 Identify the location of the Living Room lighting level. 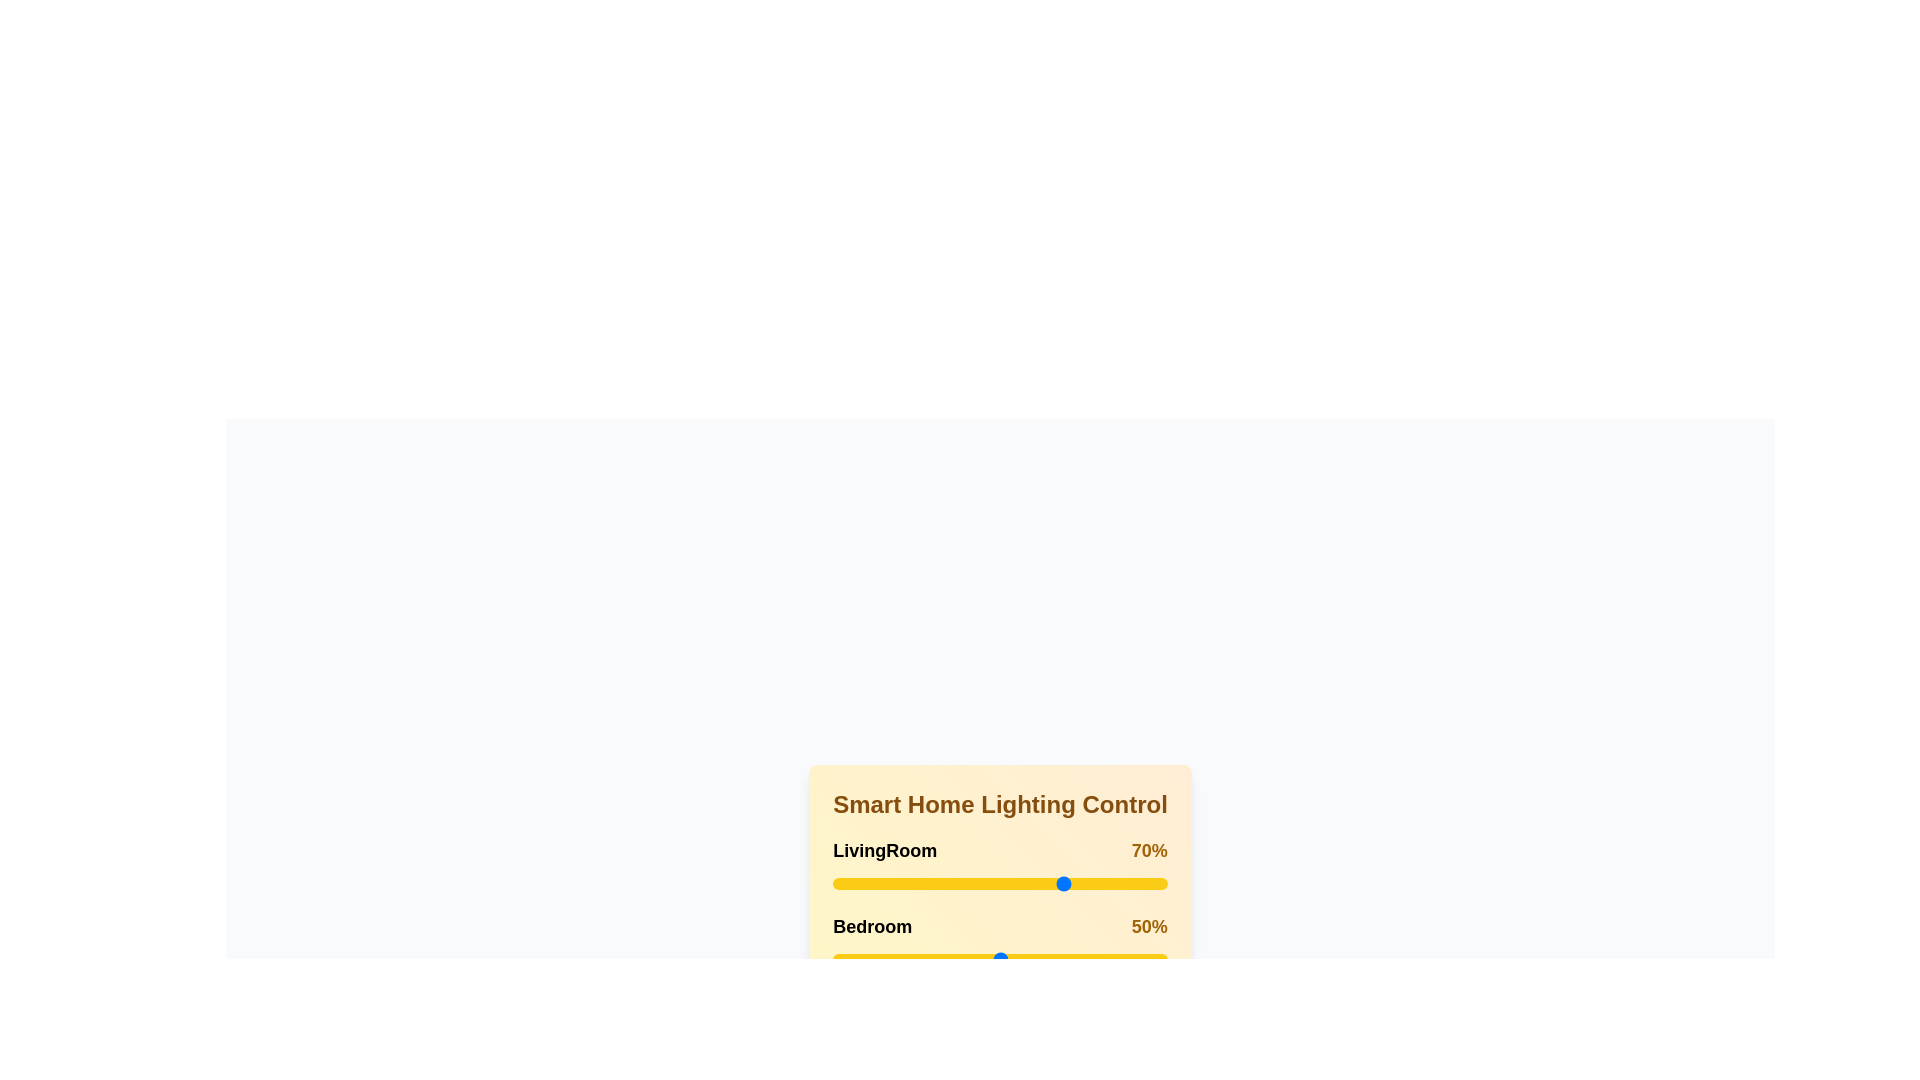
(833, 882).